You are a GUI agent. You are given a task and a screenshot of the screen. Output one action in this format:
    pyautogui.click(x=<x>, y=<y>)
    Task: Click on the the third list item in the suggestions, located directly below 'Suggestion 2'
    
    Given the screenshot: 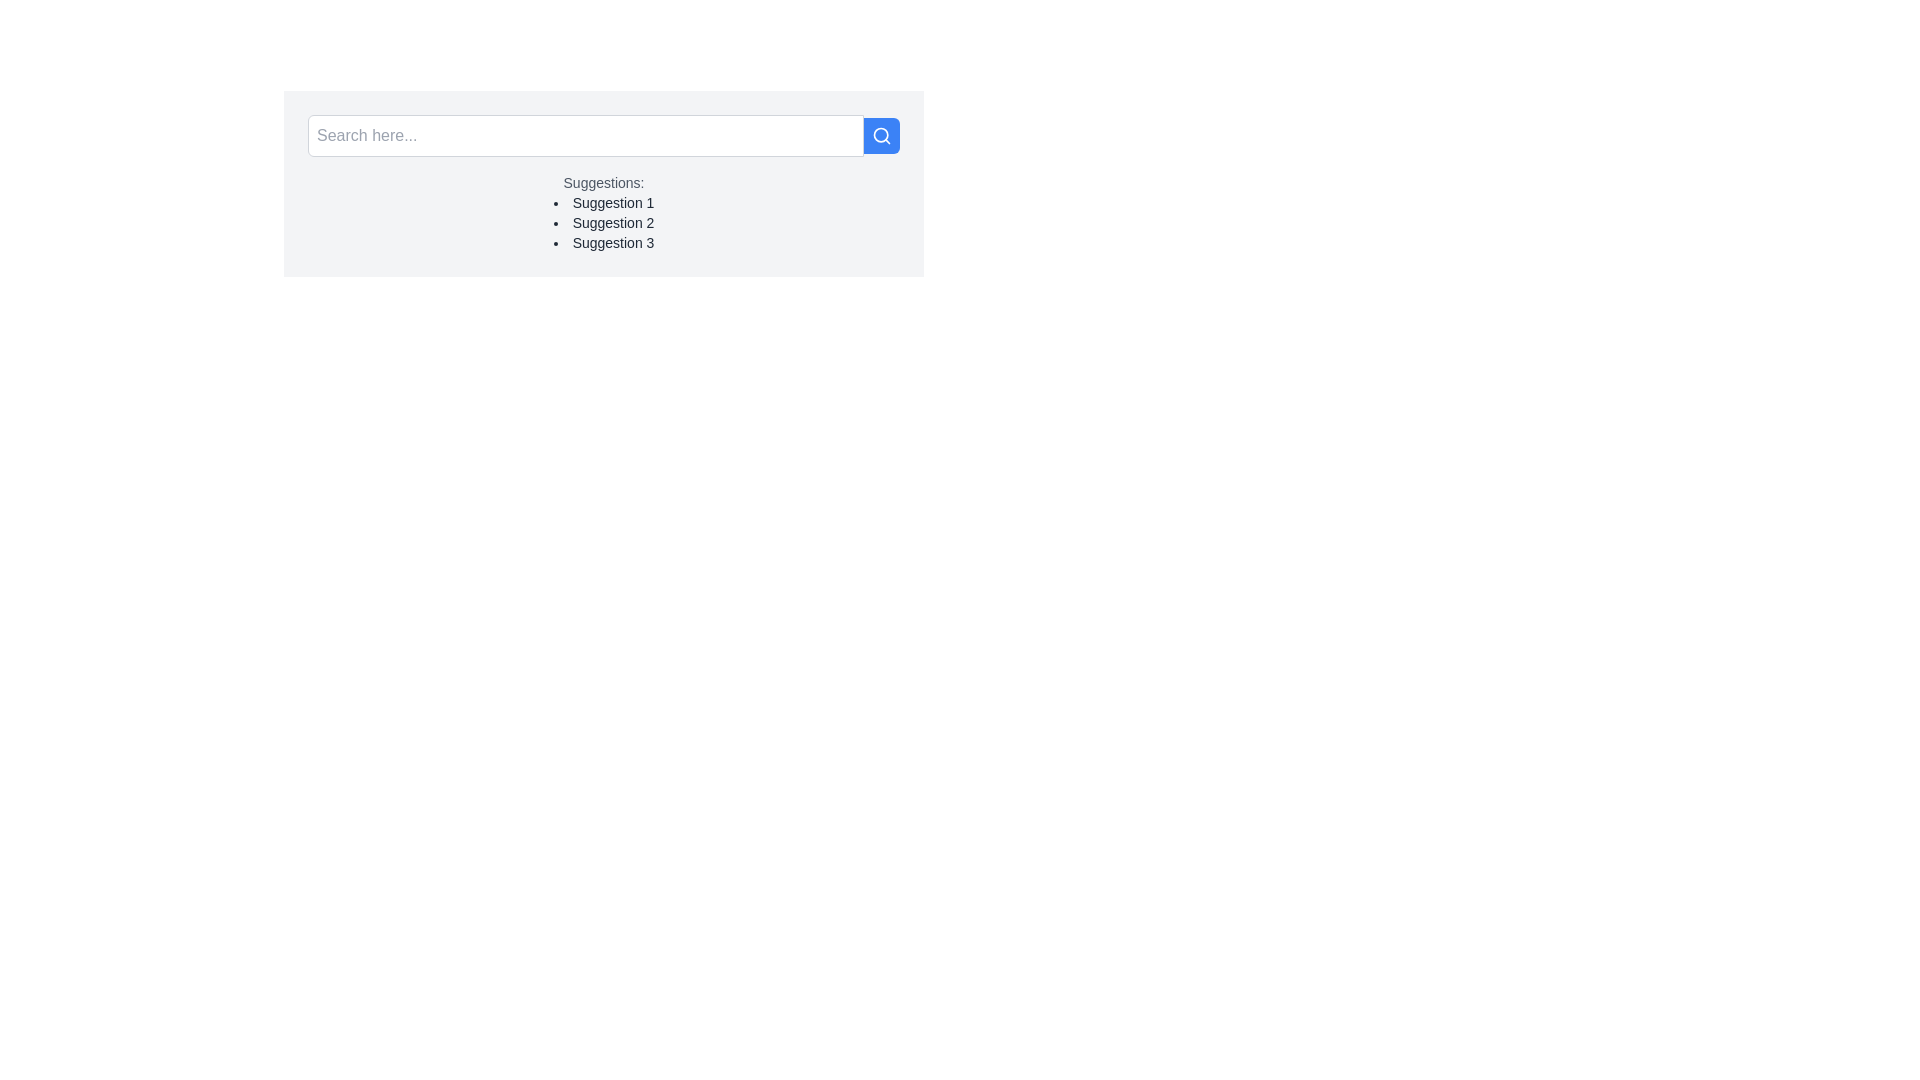 What is the action you would take?
    pyautogui.click(x=603, y=242)
    